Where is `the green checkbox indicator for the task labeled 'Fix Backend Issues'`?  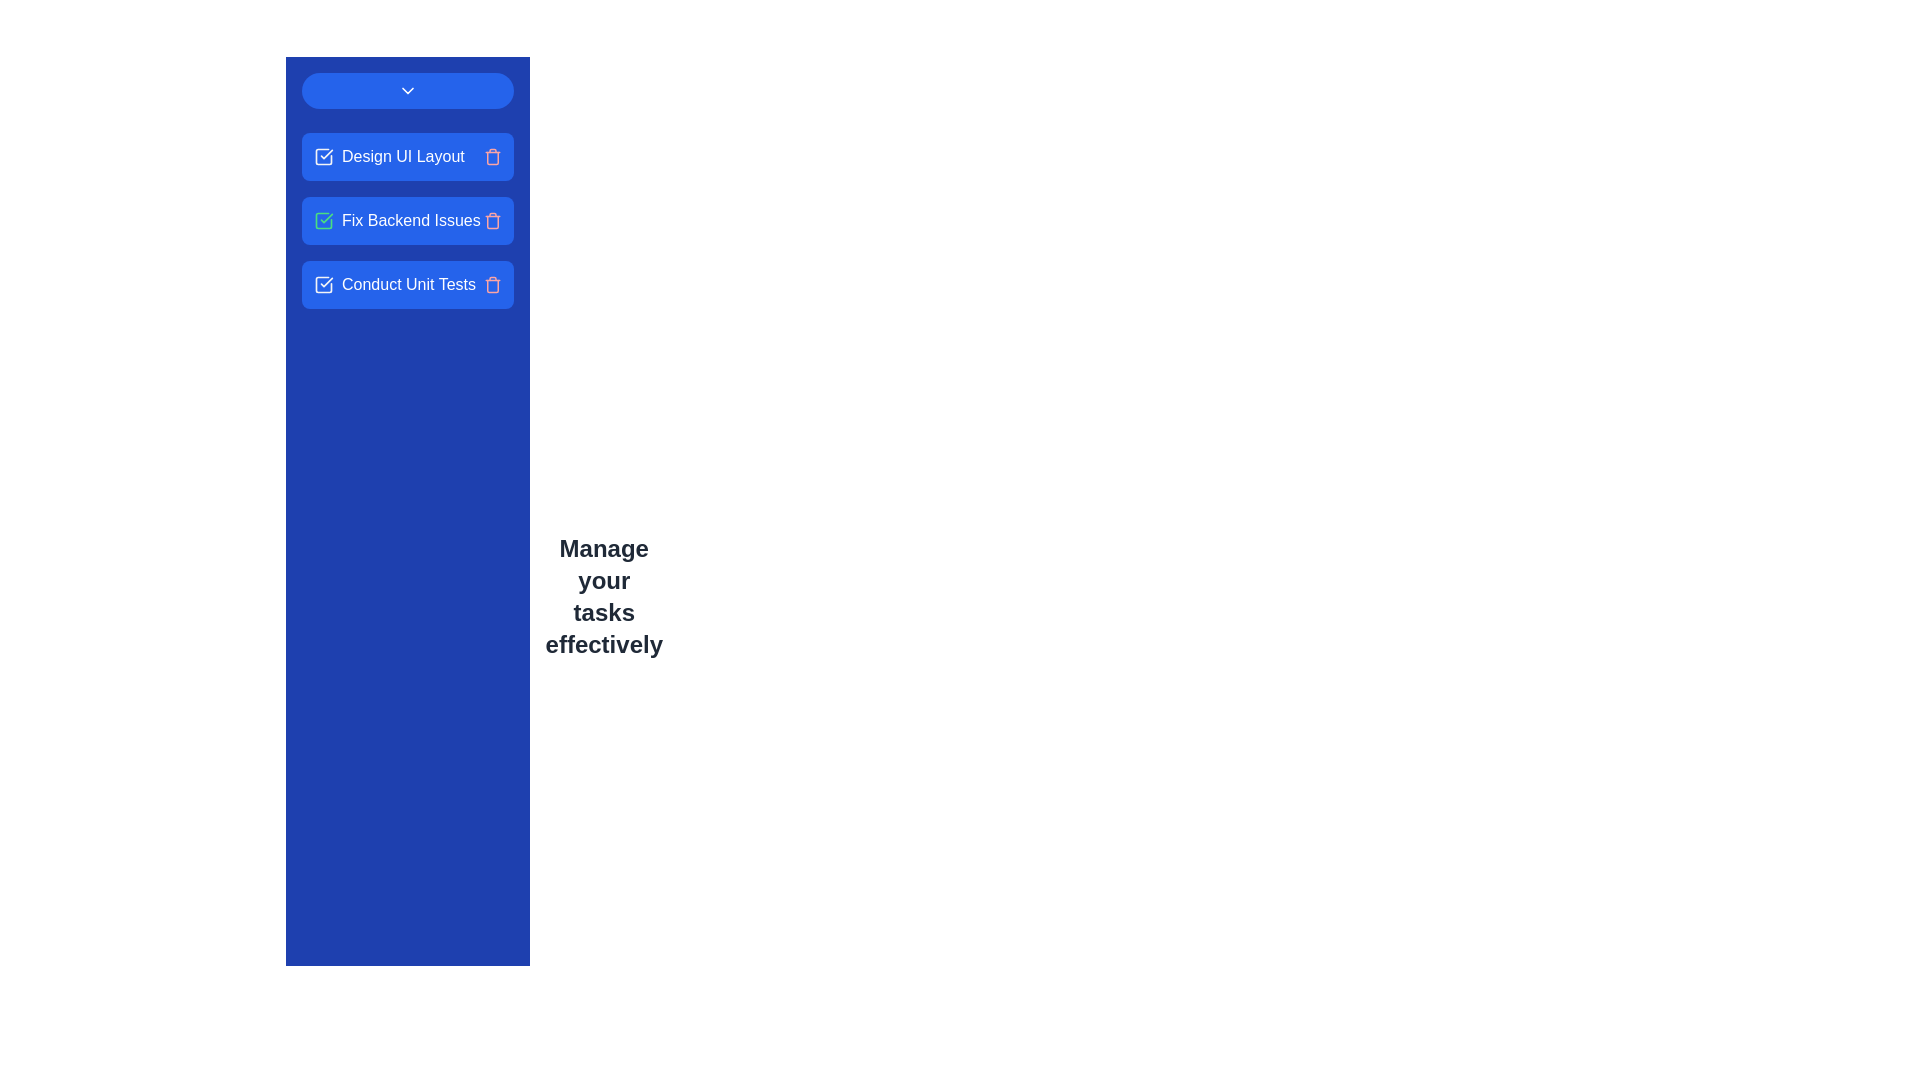
the green checkbox indicator for the task labeled 'Fix Backend Issues' is located at coordinates (324, 220).